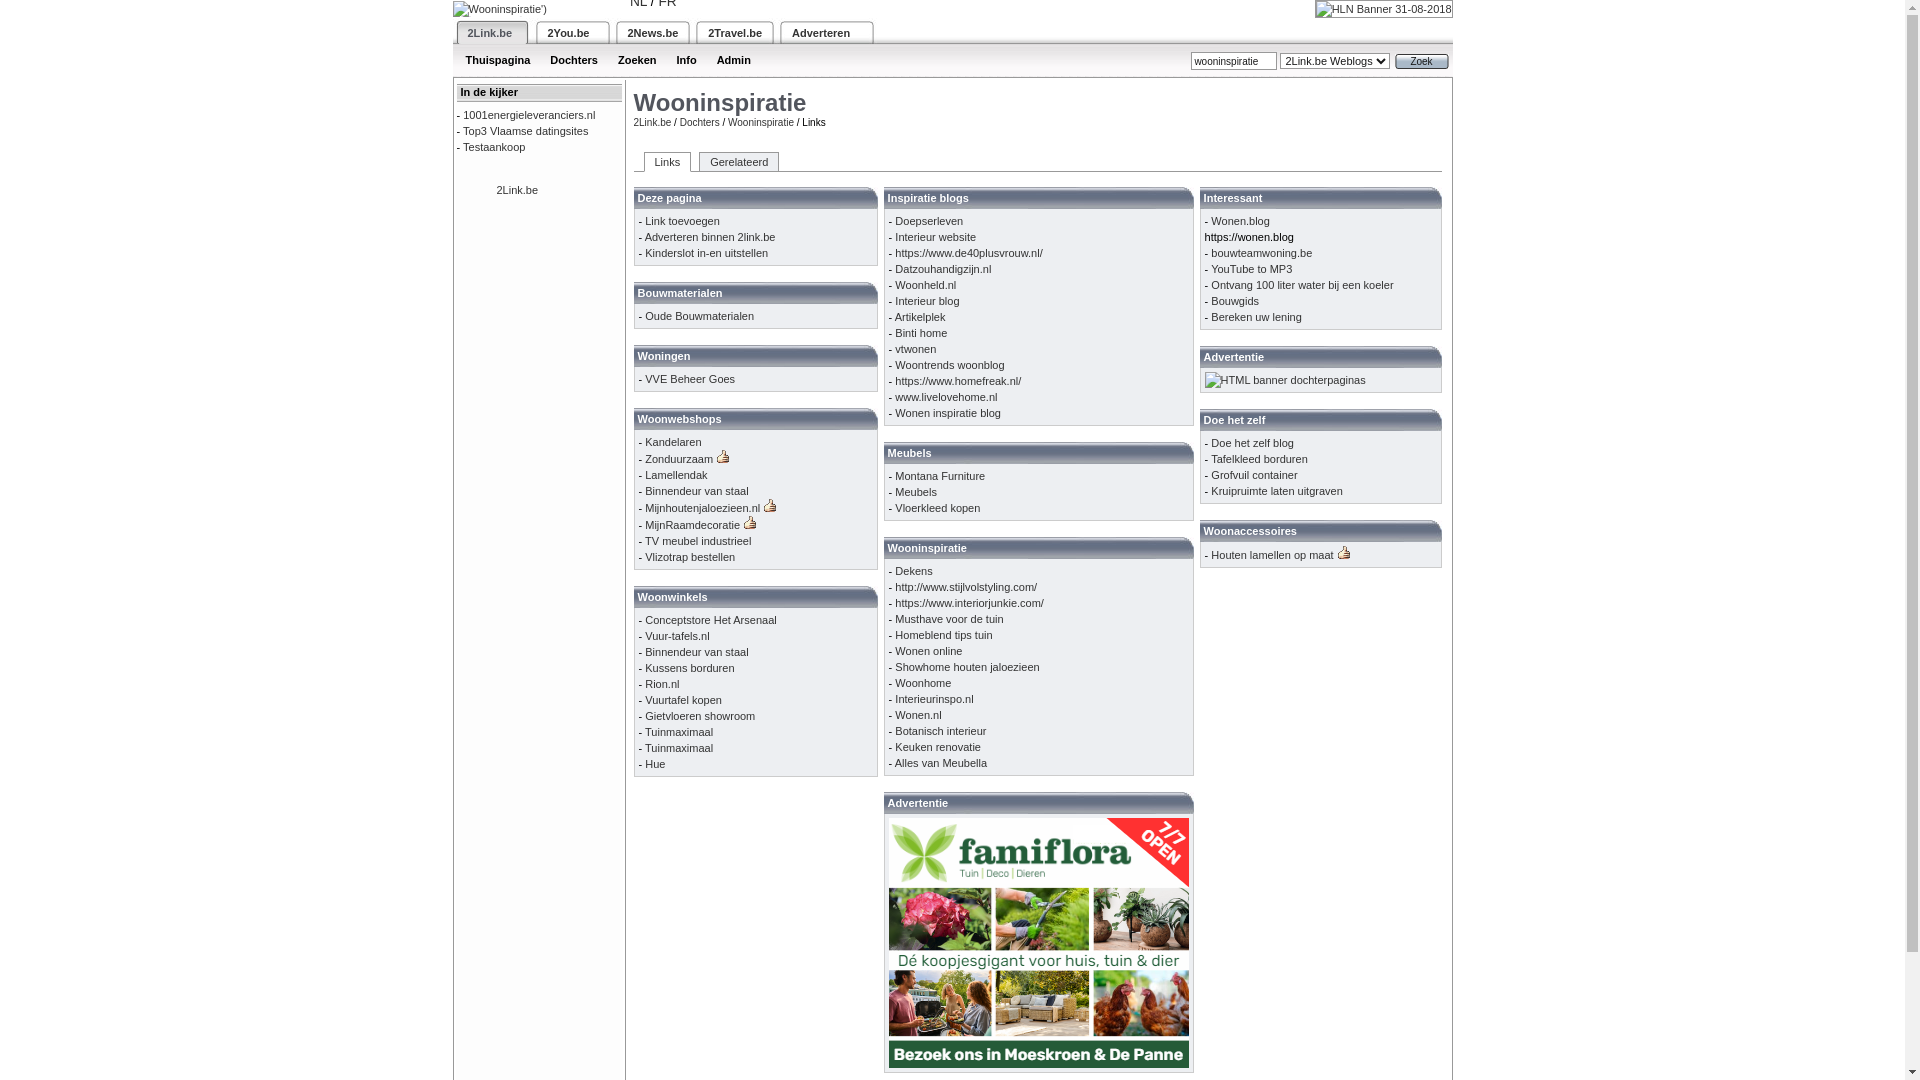  Describe the element at coordinates (1251, 442) in the screenshot. I see `'Doe het zelf blog'` at that location.